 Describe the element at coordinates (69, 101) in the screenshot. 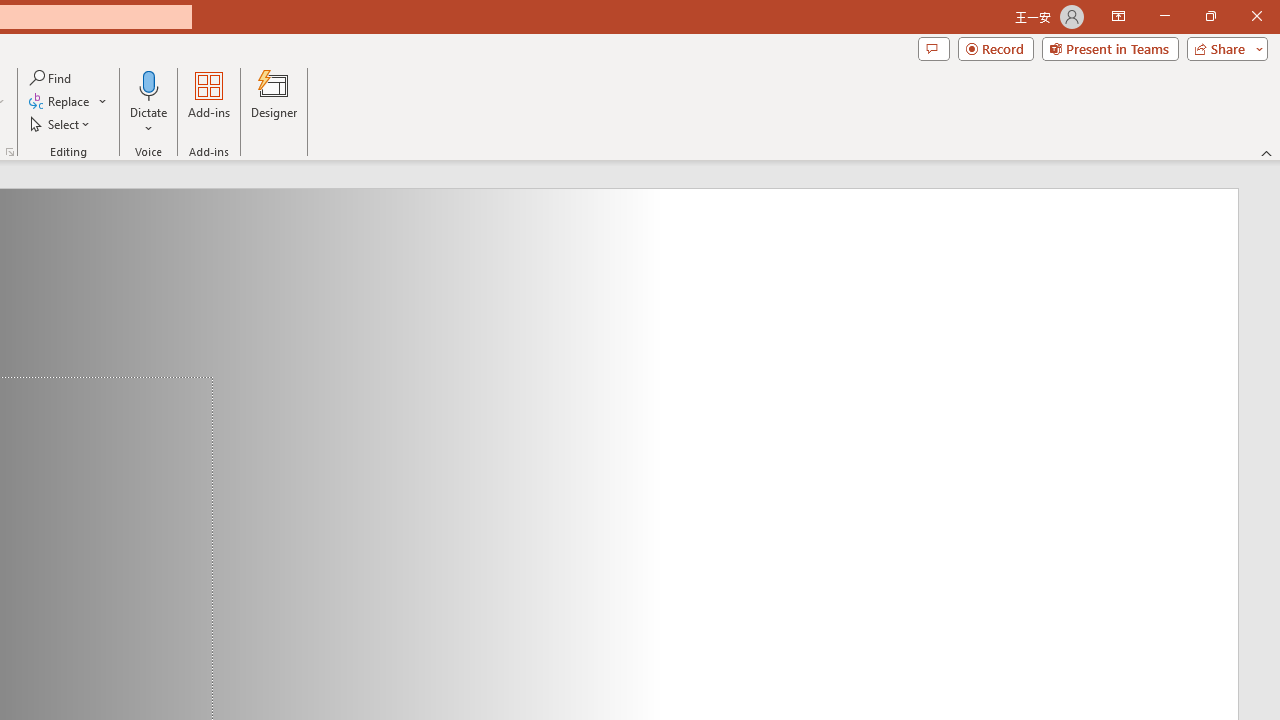

I see `'Replace...'` at that location.